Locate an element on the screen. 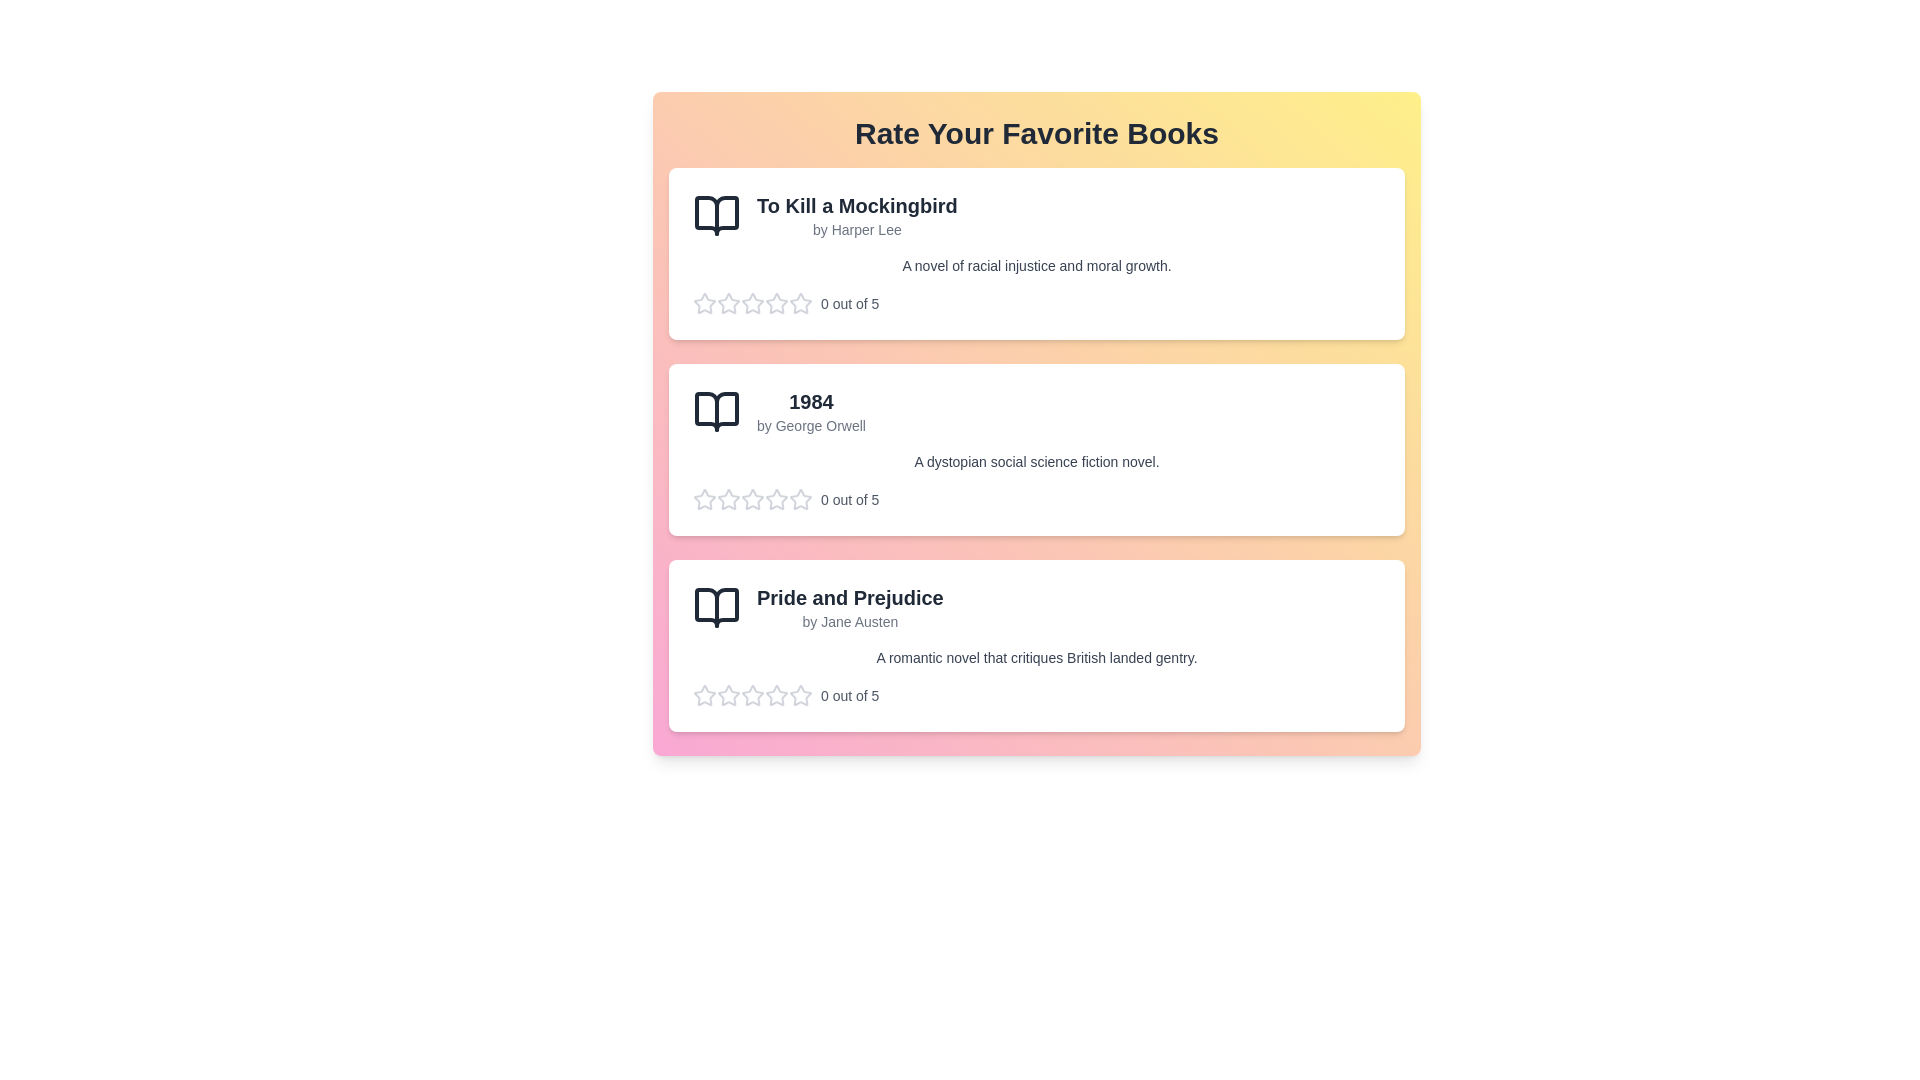  the static text element that displays the author's name 'George Orwell' for the book '1984', which is positioned below the title within the second book card is located at coordinates (811, 424).